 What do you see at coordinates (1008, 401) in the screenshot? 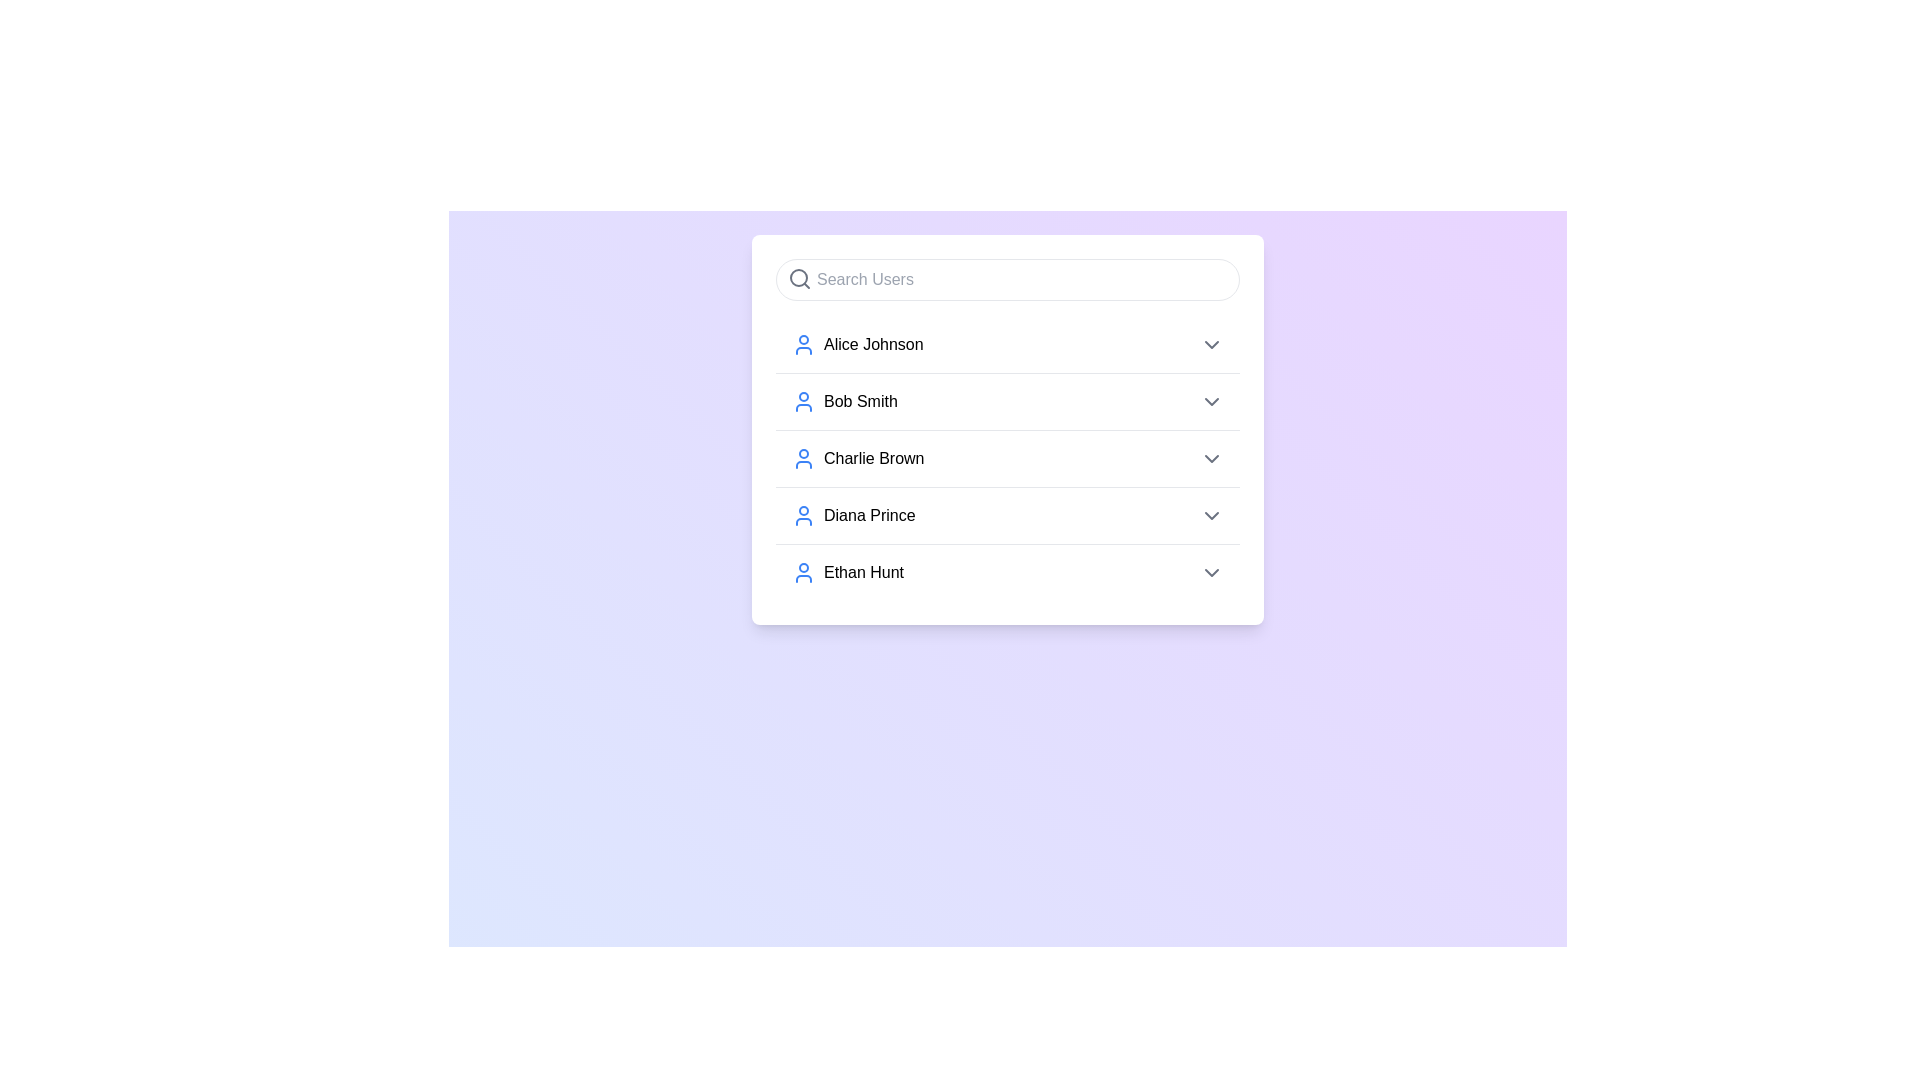
I see `the second interactive list item representing a selectable user, located below 'Alice Johnson' and above 'Charlie Brown'` at bounding box center [1008, 401].